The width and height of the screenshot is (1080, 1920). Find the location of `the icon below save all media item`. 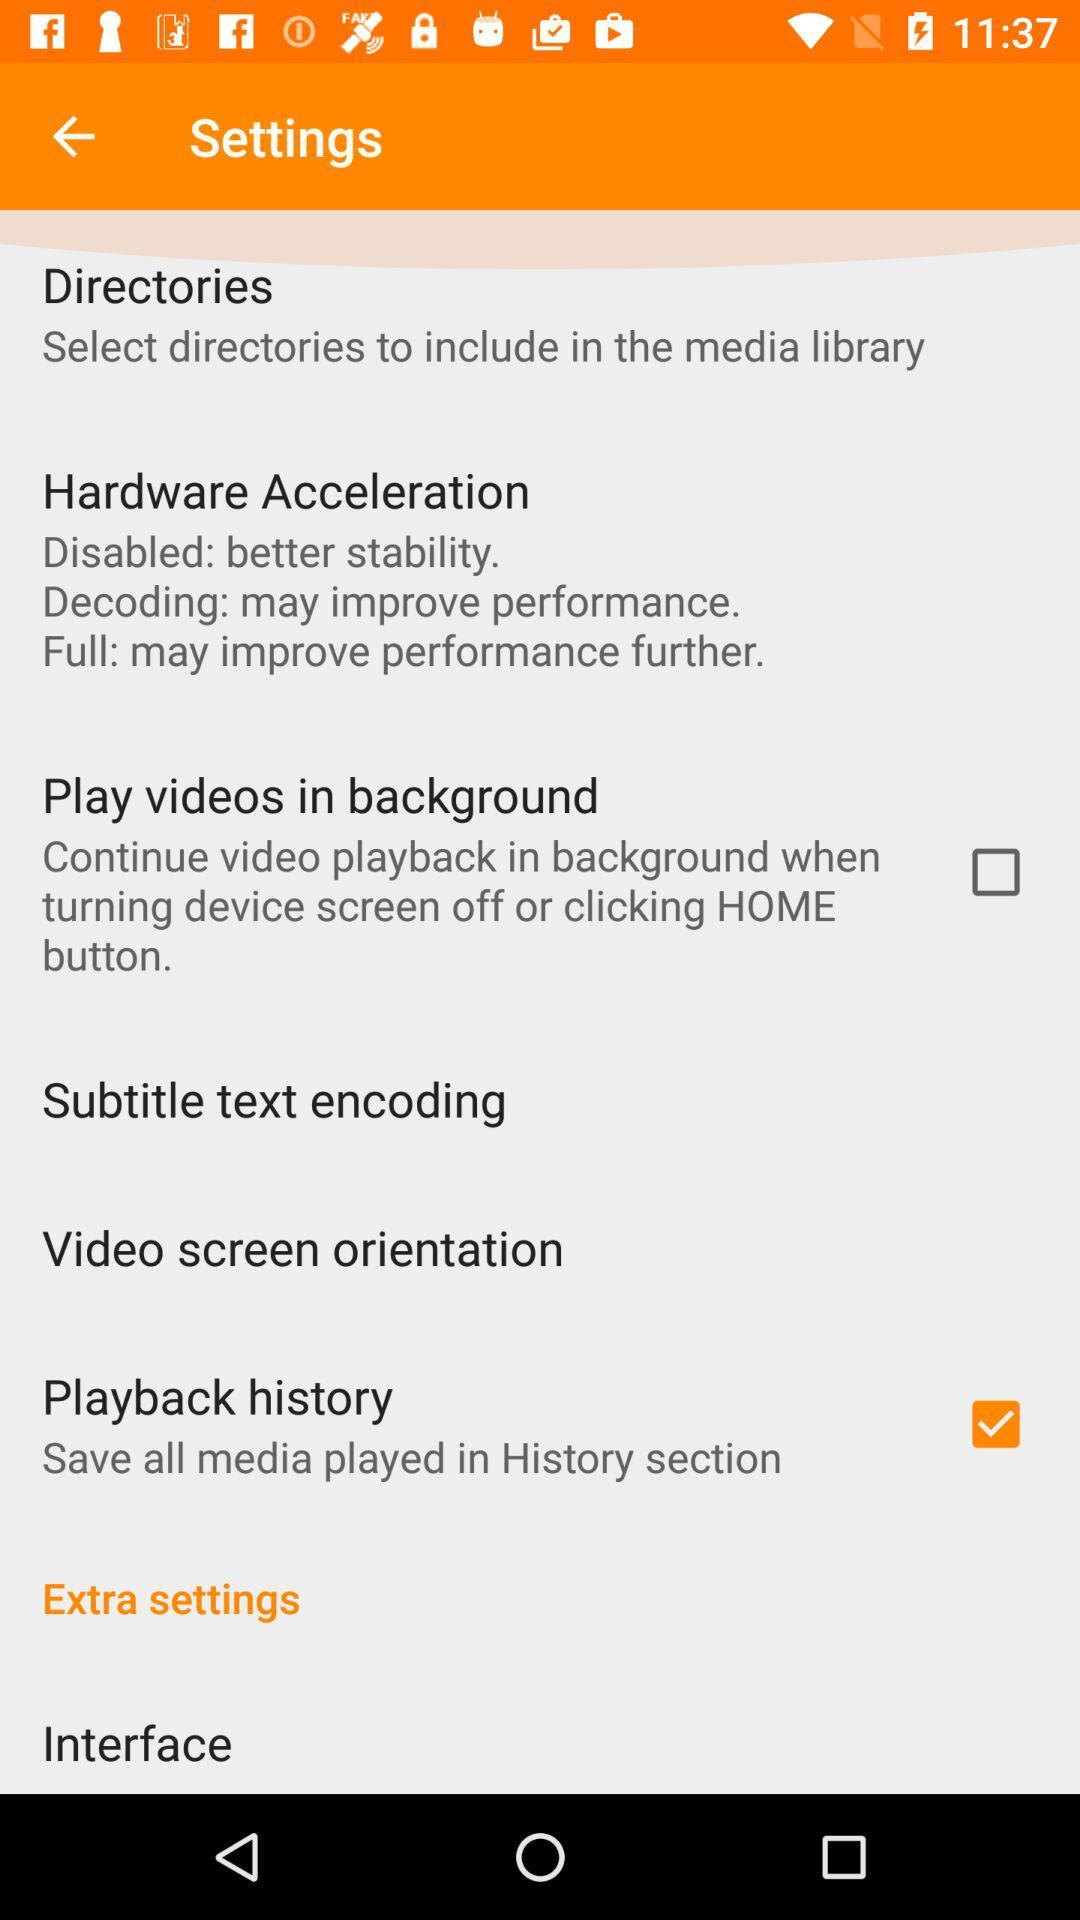

the icon below save all media item is located at coordinates (540, 1575).